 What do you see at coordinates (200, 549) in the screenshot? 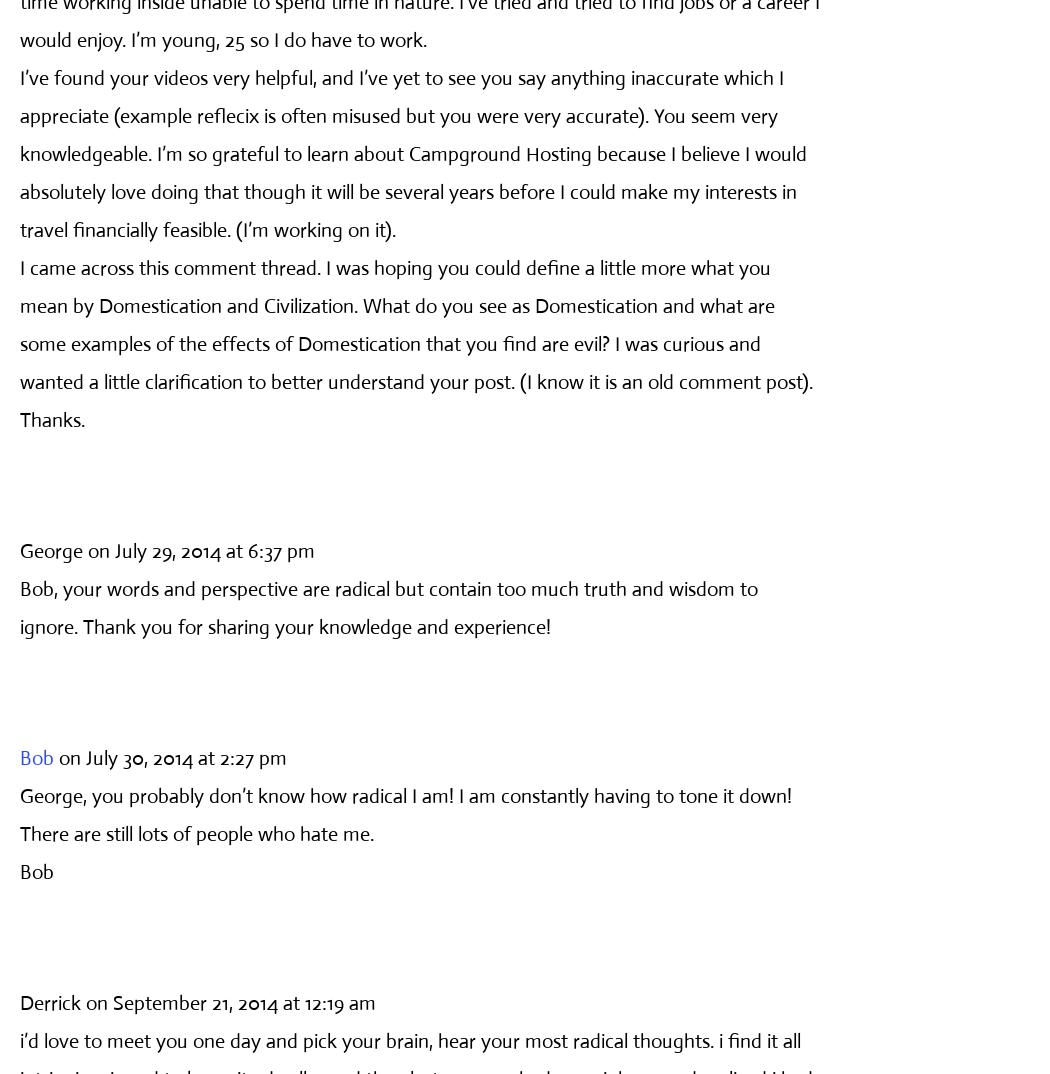
I see `'on July 29, 2014 at 6:37 pm'` at bounding box center [200, 549].